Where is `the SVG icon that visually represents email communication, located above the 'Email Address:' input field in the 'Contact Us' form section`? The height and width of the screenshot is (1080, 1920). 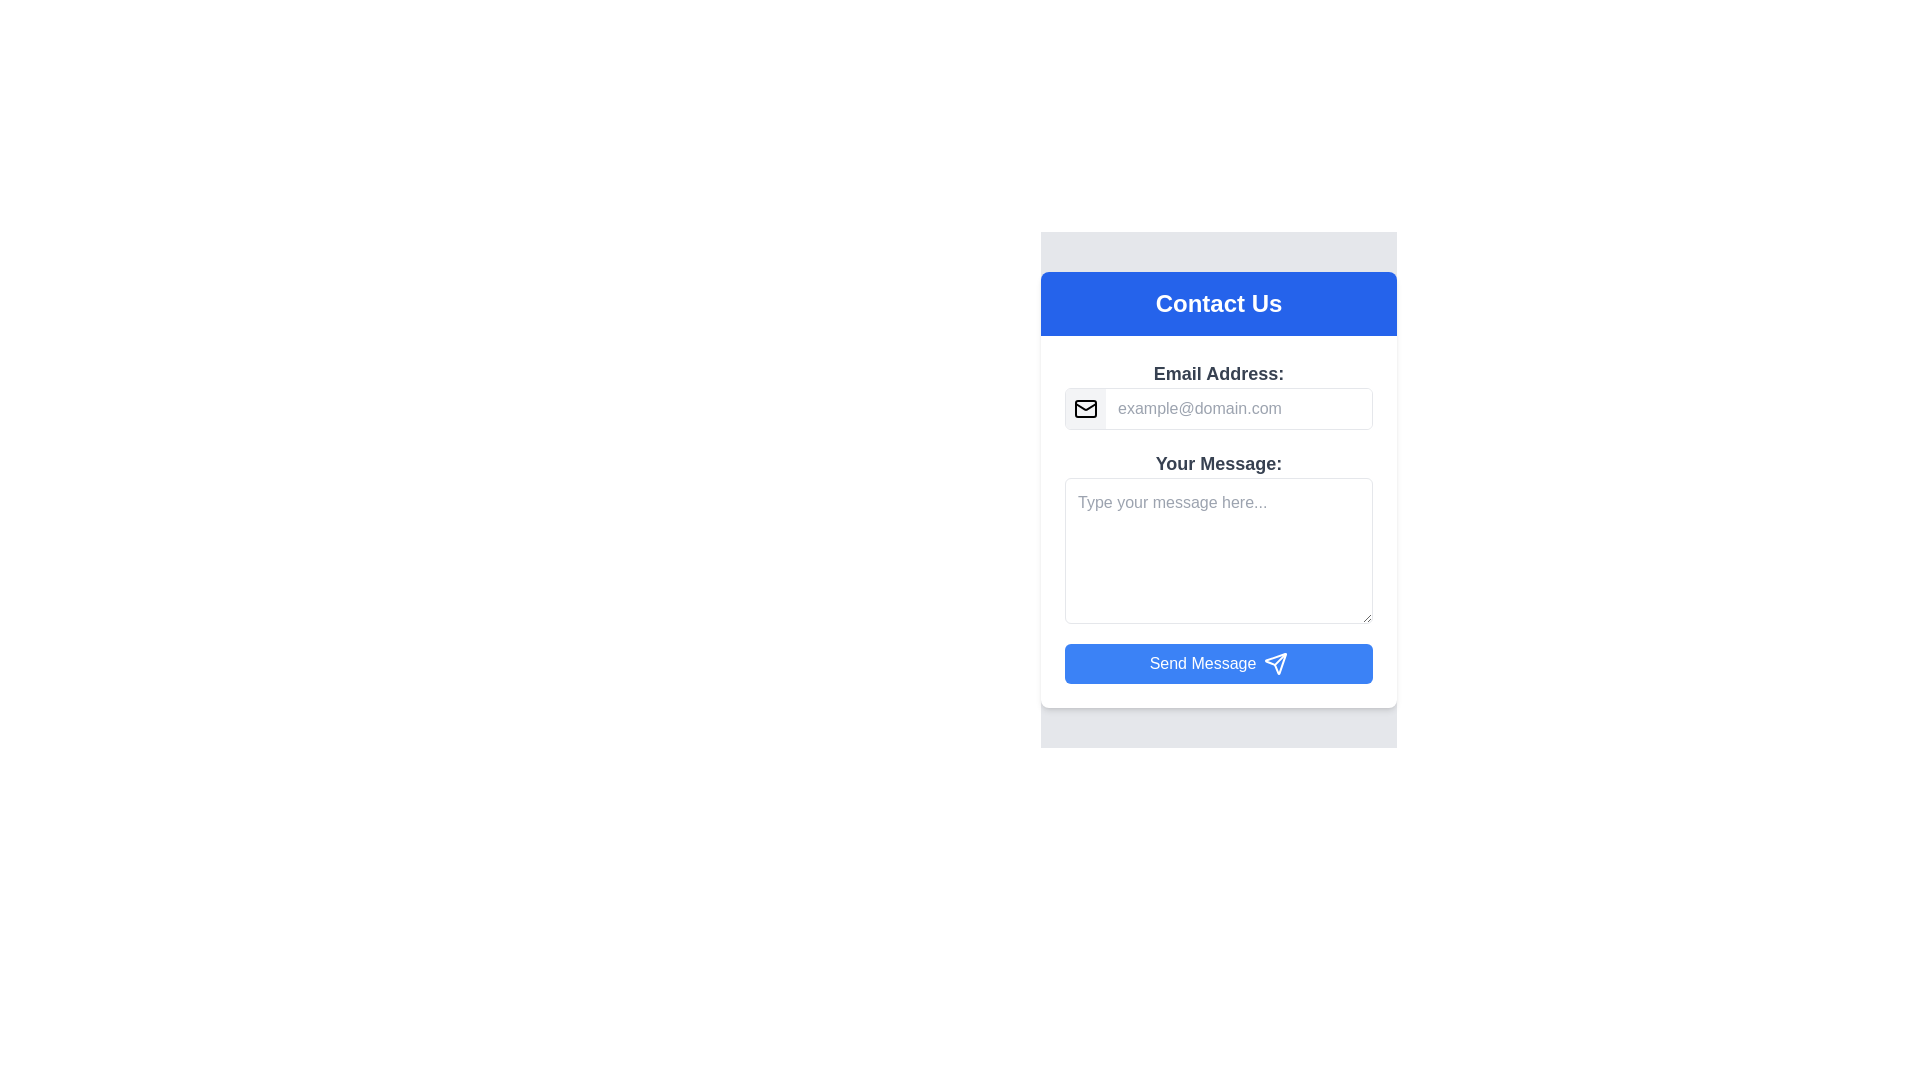 the SVG icon that visually represents email communication, located above the 'Email Address:' input field in the 'Contact Us' form section is located at coordinates (1084, 407).